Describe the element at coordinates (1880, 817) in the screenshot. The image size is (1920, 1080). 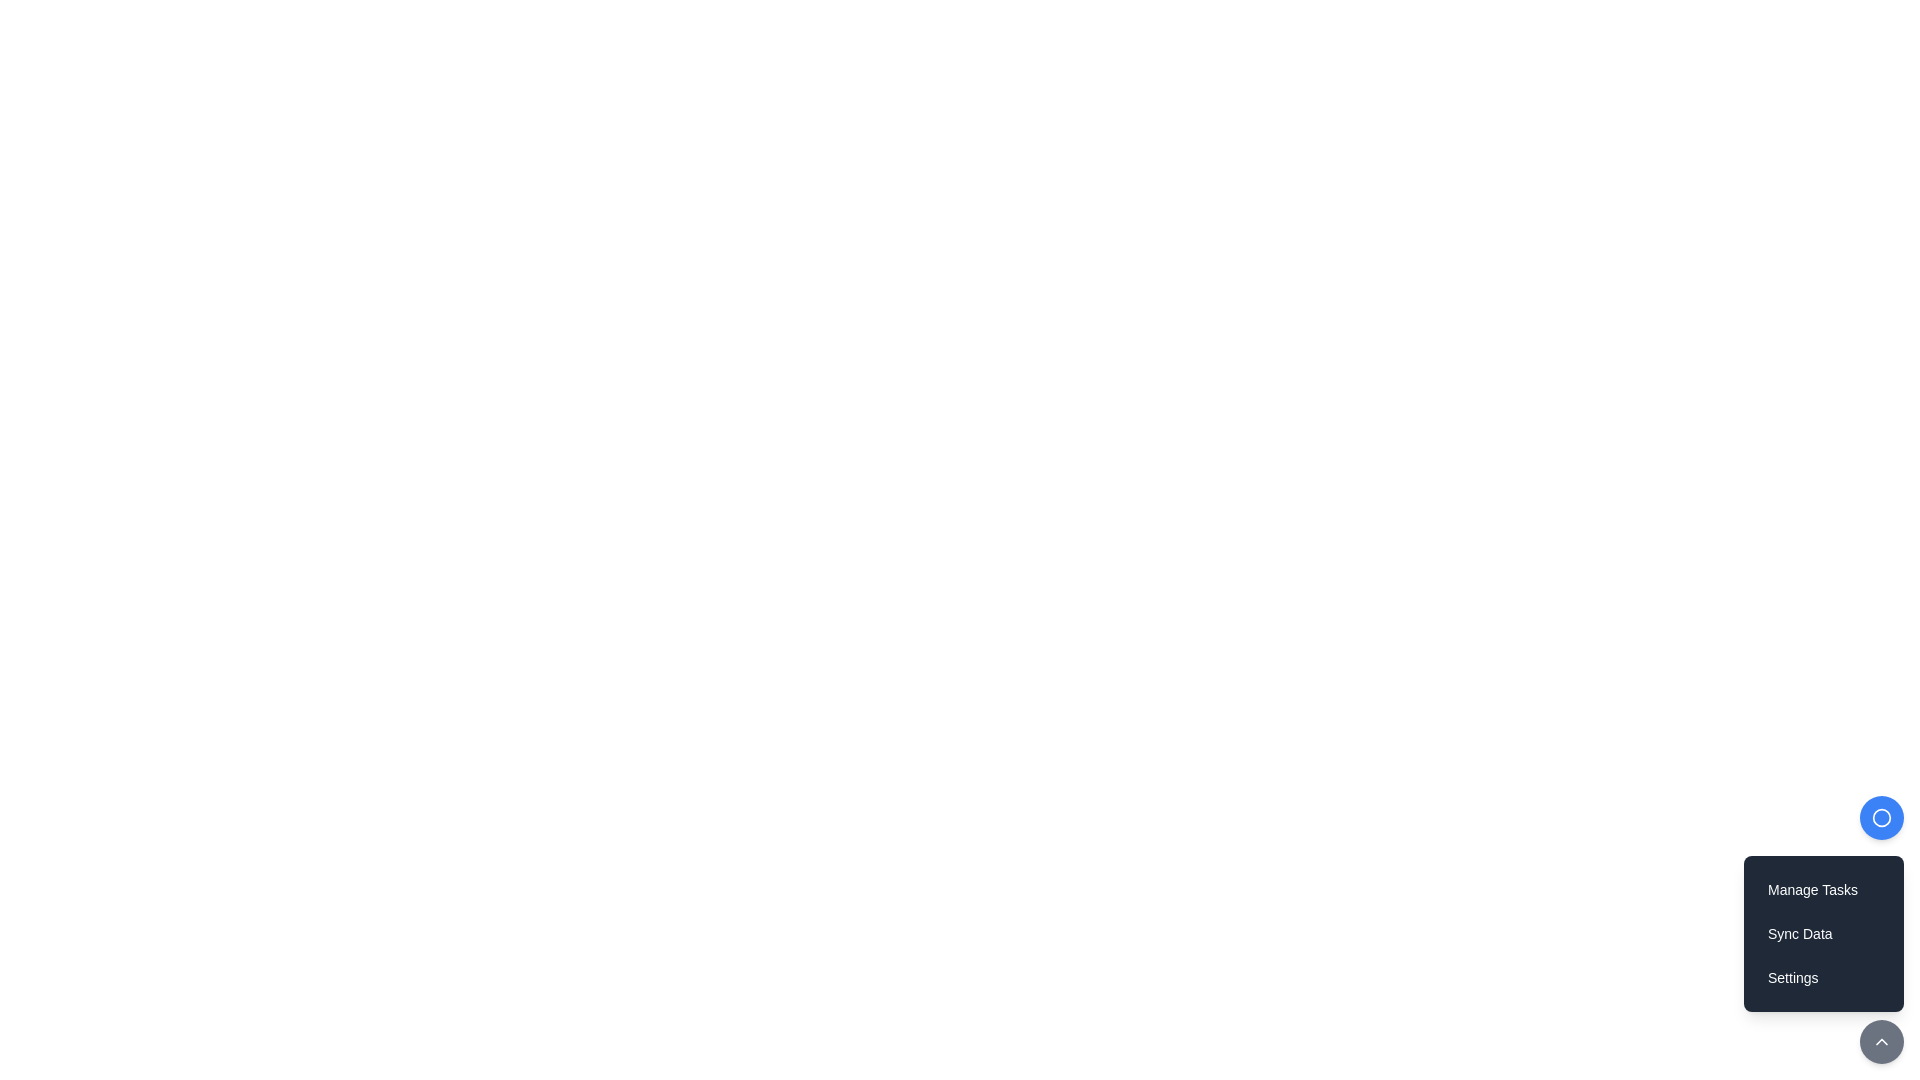
I see `the Circular Button located at the top-right corner of a vertical column of buttons, which includes 'Manage Tasks', 'Sync Data', and 'Settings'` at that location.